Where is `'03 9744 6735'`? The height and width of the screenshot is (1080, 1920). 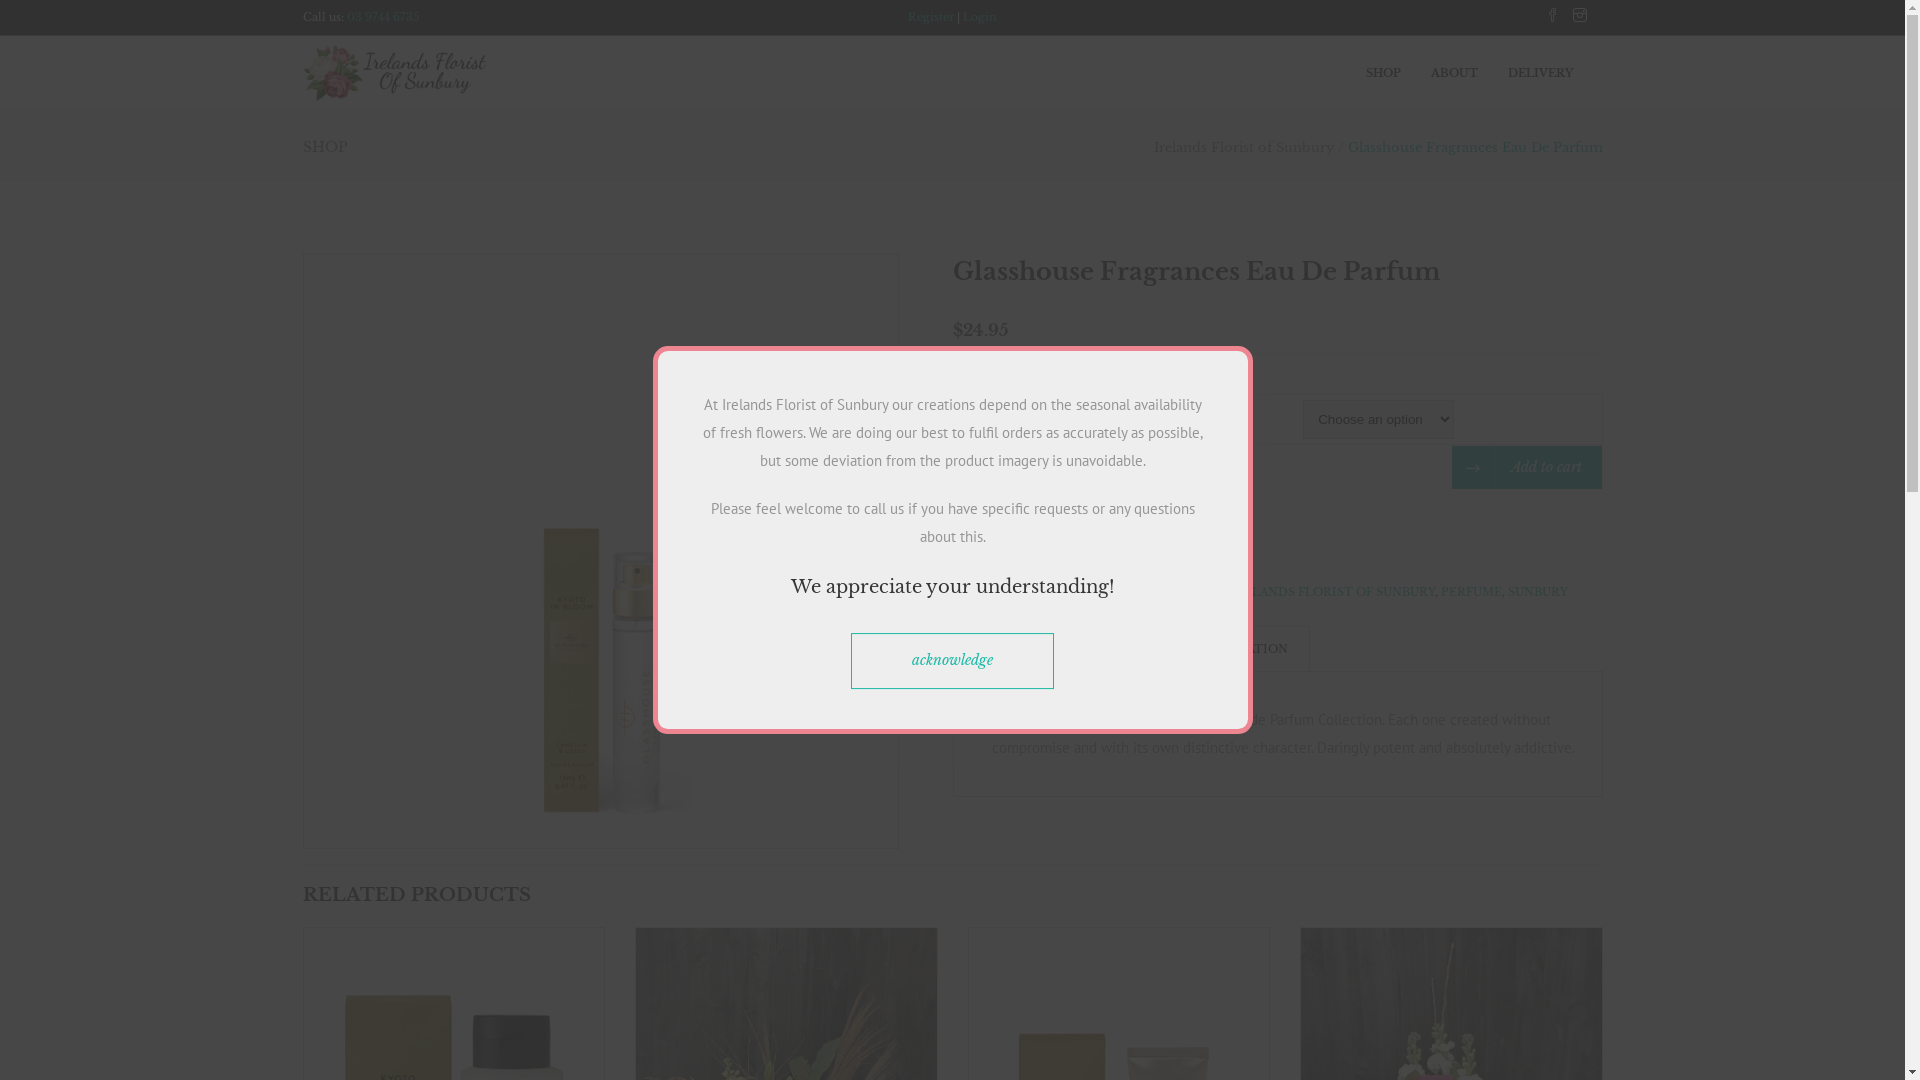
'03 9744 6735' is located at coordinates (382, 16).